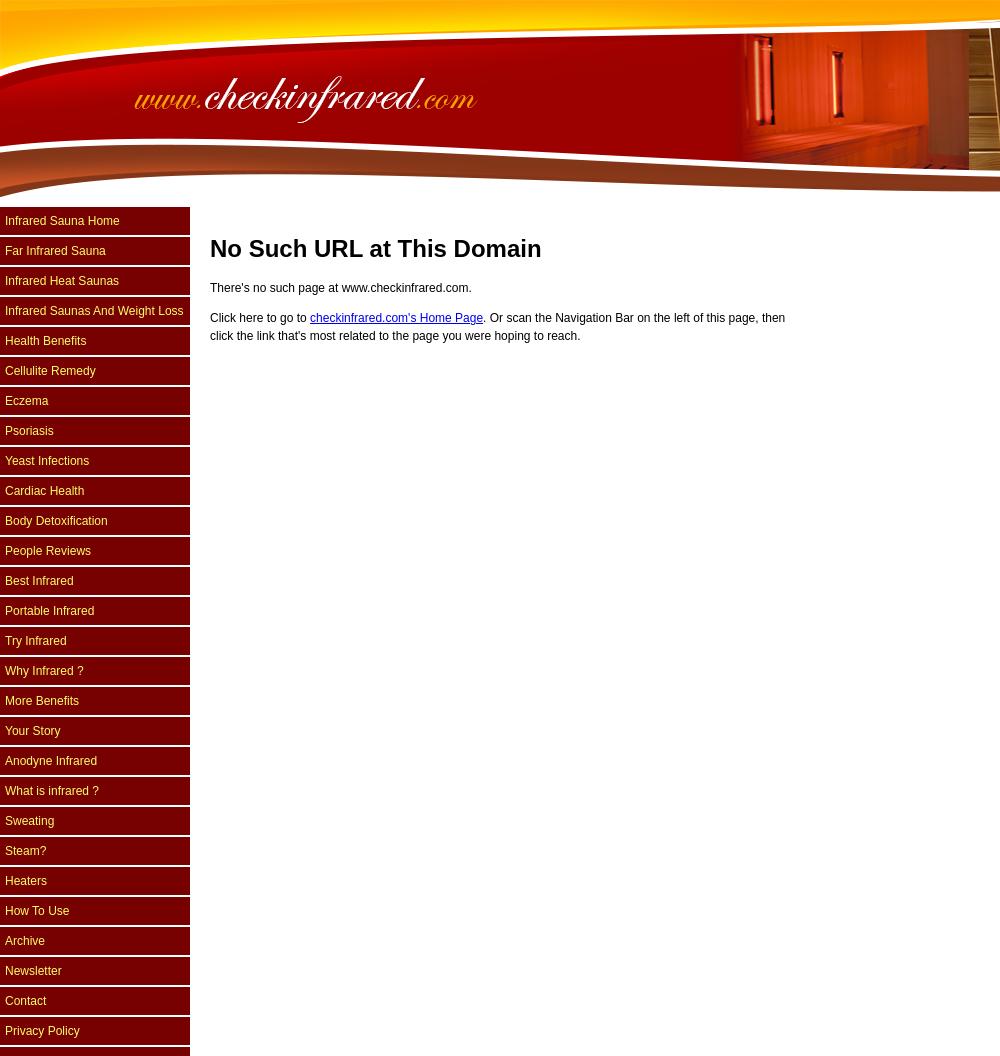 The image size is (1000, 1056). What do you see at coordinates (26, 400) in the screenshot?
I see `'Eczema'` at bounding box center [26, 400].